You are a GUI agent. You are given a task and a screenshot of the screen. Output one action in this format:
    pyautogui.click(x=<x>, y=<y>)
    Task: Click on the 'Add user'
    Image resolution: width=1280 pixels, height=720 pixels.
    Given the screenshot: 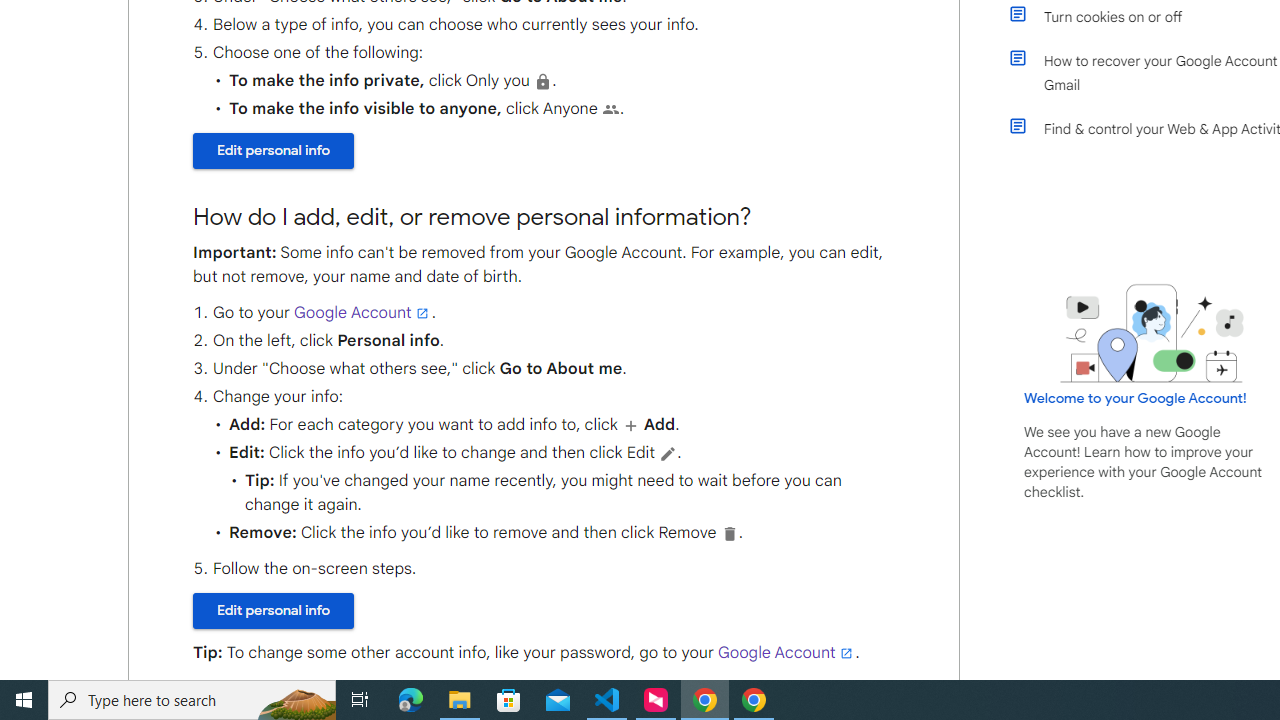 What is the action you would take?
    pyautogui.click(x=630, y=424)
    